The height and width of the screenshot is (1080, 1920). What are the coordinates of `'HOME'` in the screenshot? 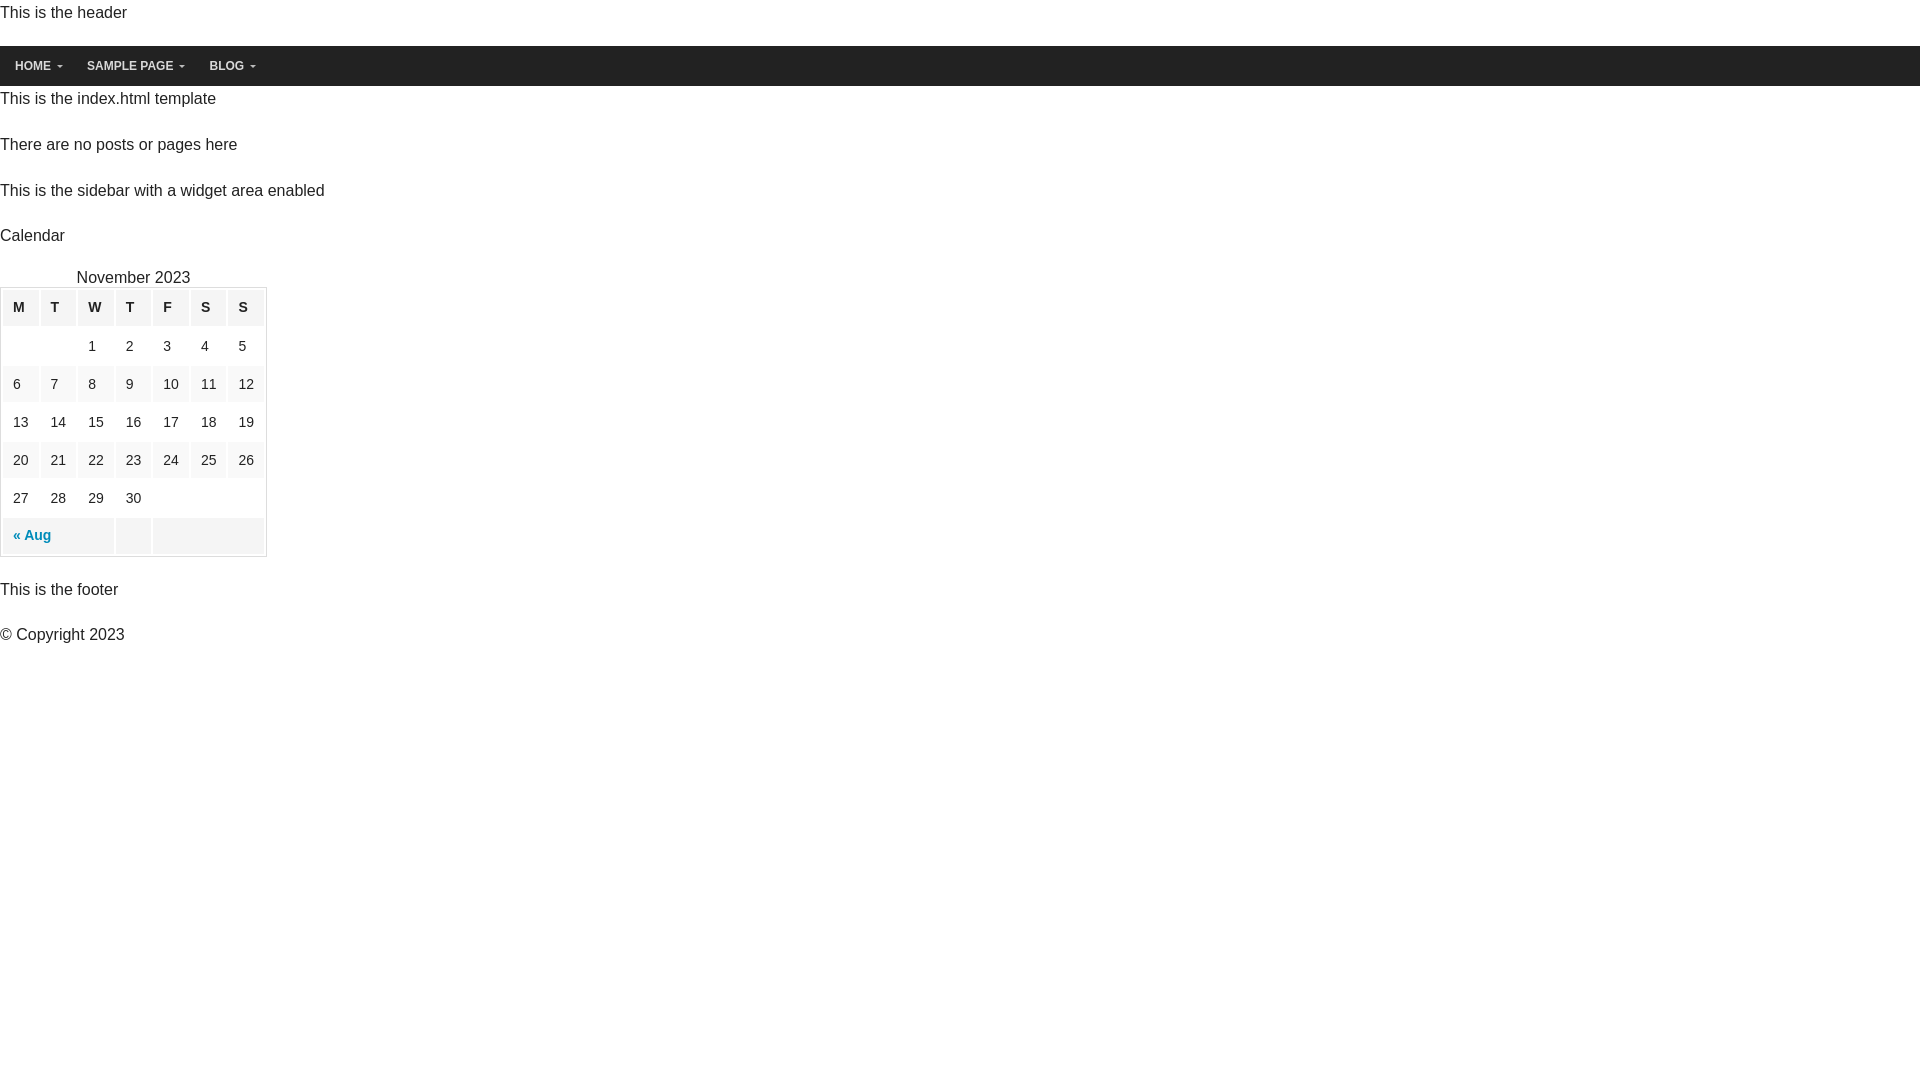 It's located at (35, 65).